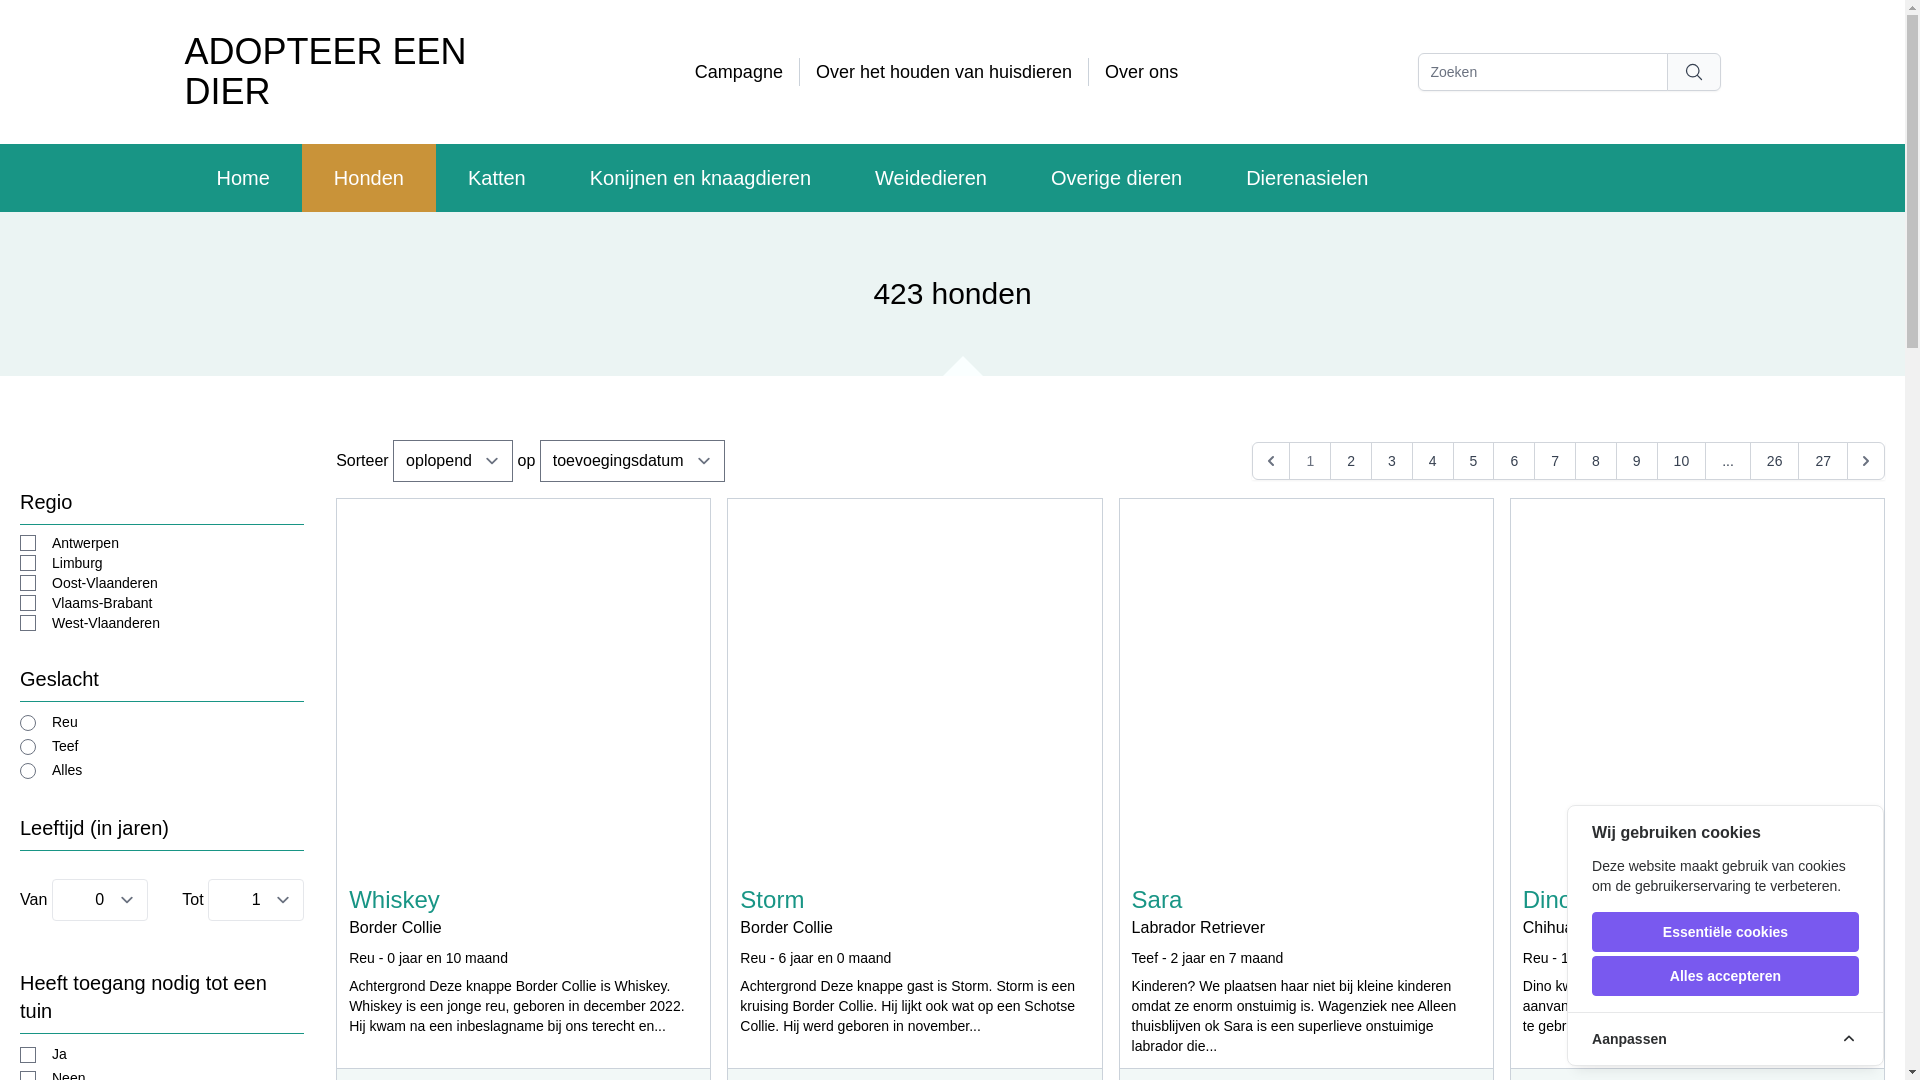 The image size is (1920, 1080). What do you see at coordinates (1775, 461) in the screenshot?
I see `'26'` at bounding box center [1775, 461].